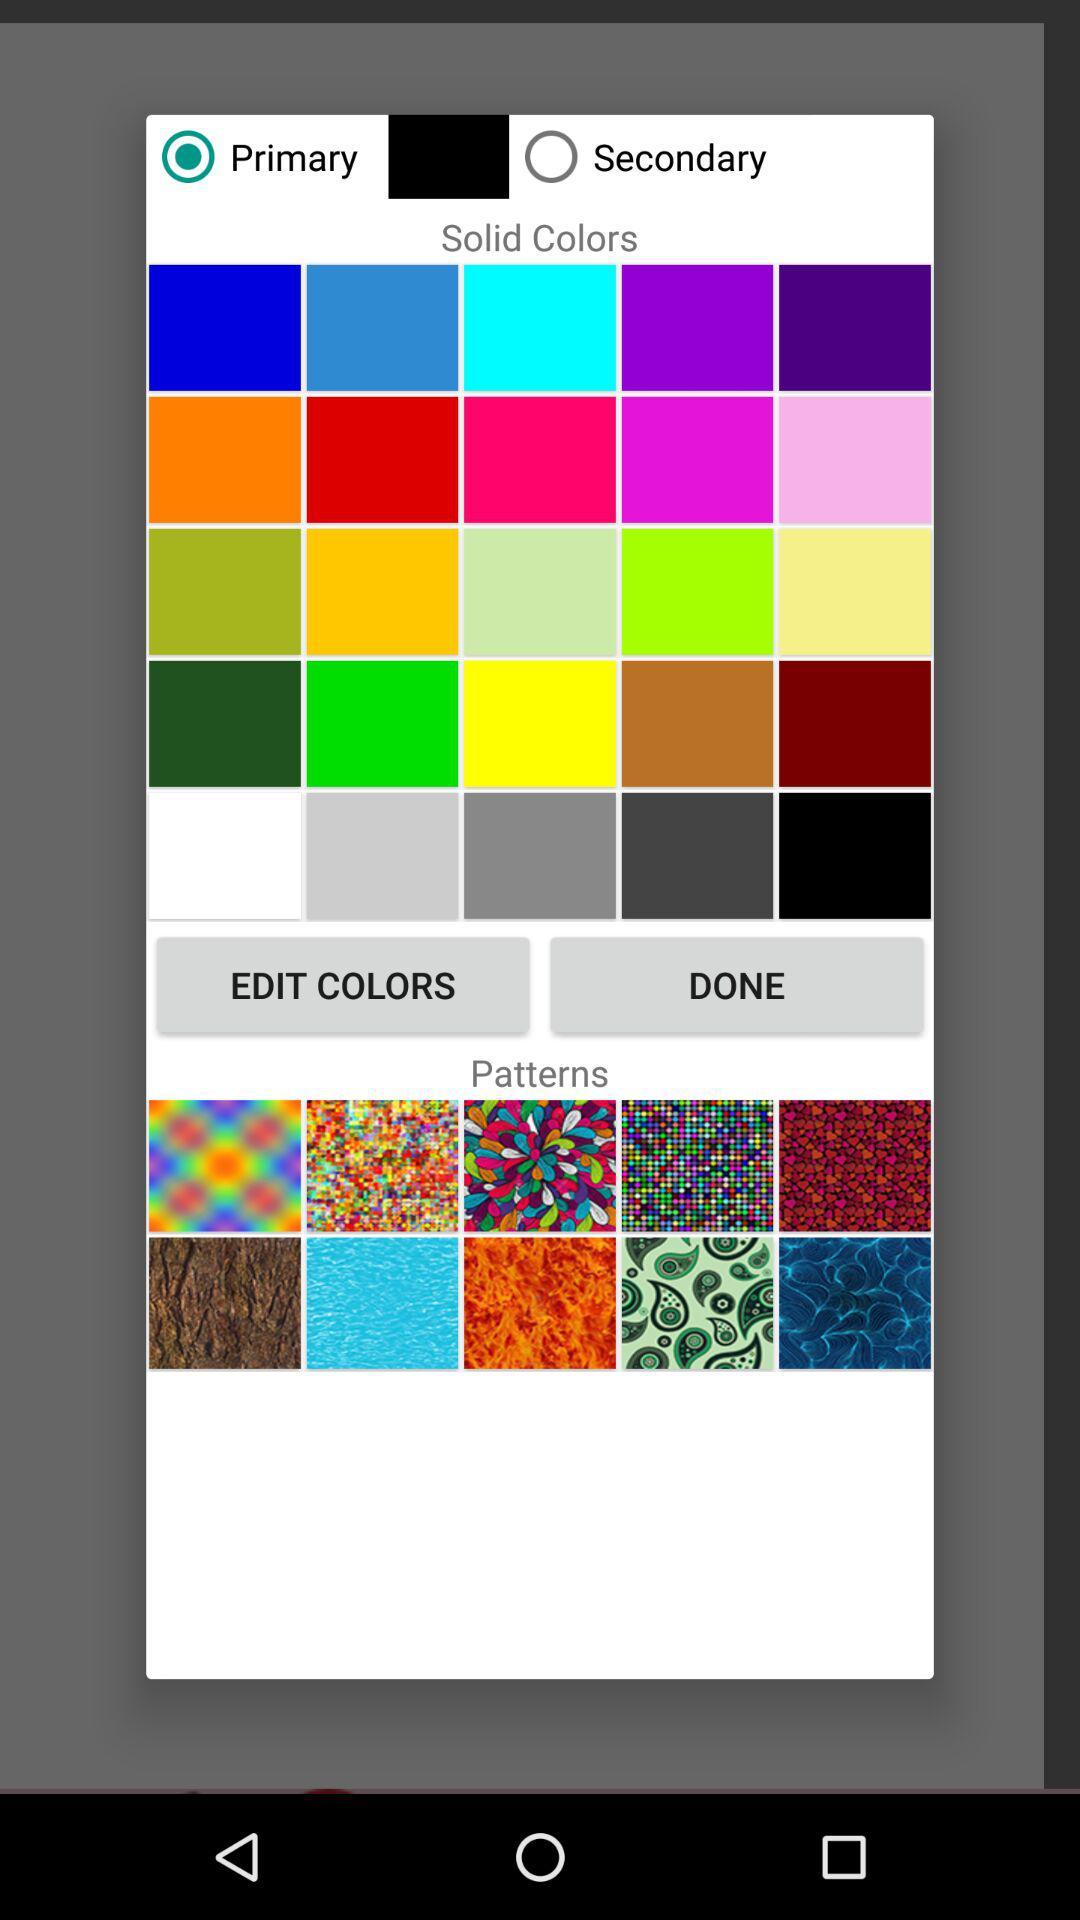 This screenshot has height=1920, width=1080. Describe the element at coordinates (224, 1165) in the screenshot. I see `pattern` at that location.